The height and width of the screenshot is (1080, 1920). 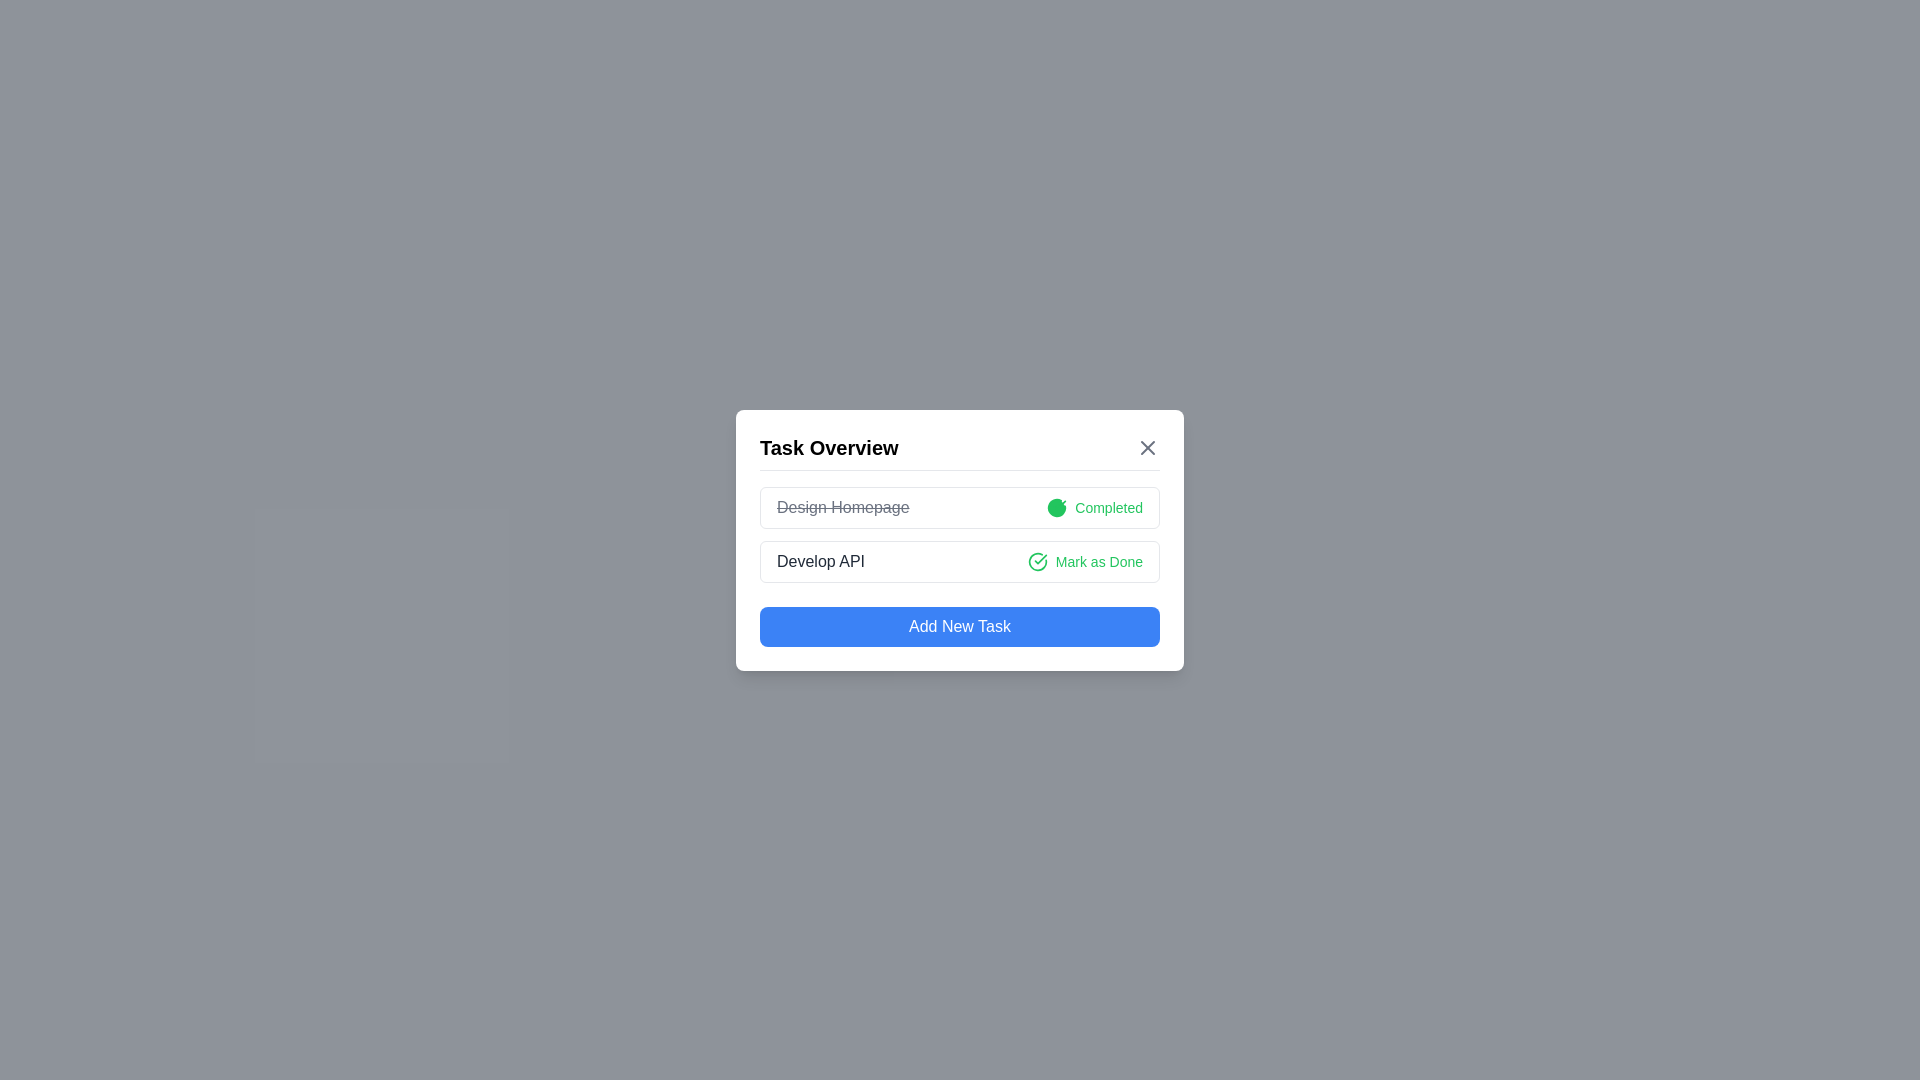 What do you see at coordinates (843, 506) in the screenshot?
I see `the static label element that indicates the completed task titled 'Design Homepage', which is displayed with a strikethrough and gray text style in the task management interface` at bounding box center [843, 506].